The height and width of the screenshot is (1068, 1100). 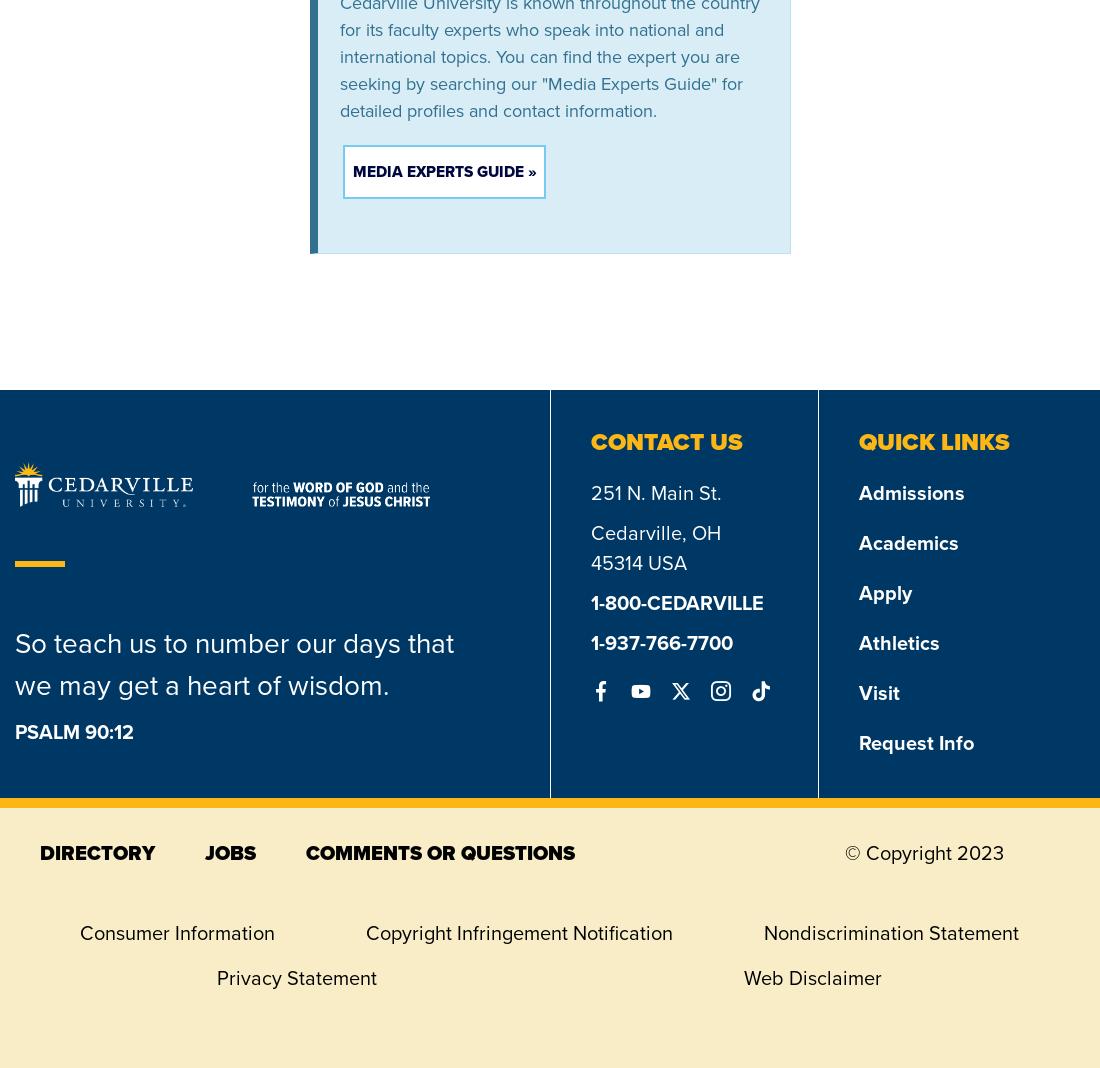 What do you see at coordinates (296, 977) in the screenshot?
I see `'Privacy Statement'` at bounding box center [296, 977].